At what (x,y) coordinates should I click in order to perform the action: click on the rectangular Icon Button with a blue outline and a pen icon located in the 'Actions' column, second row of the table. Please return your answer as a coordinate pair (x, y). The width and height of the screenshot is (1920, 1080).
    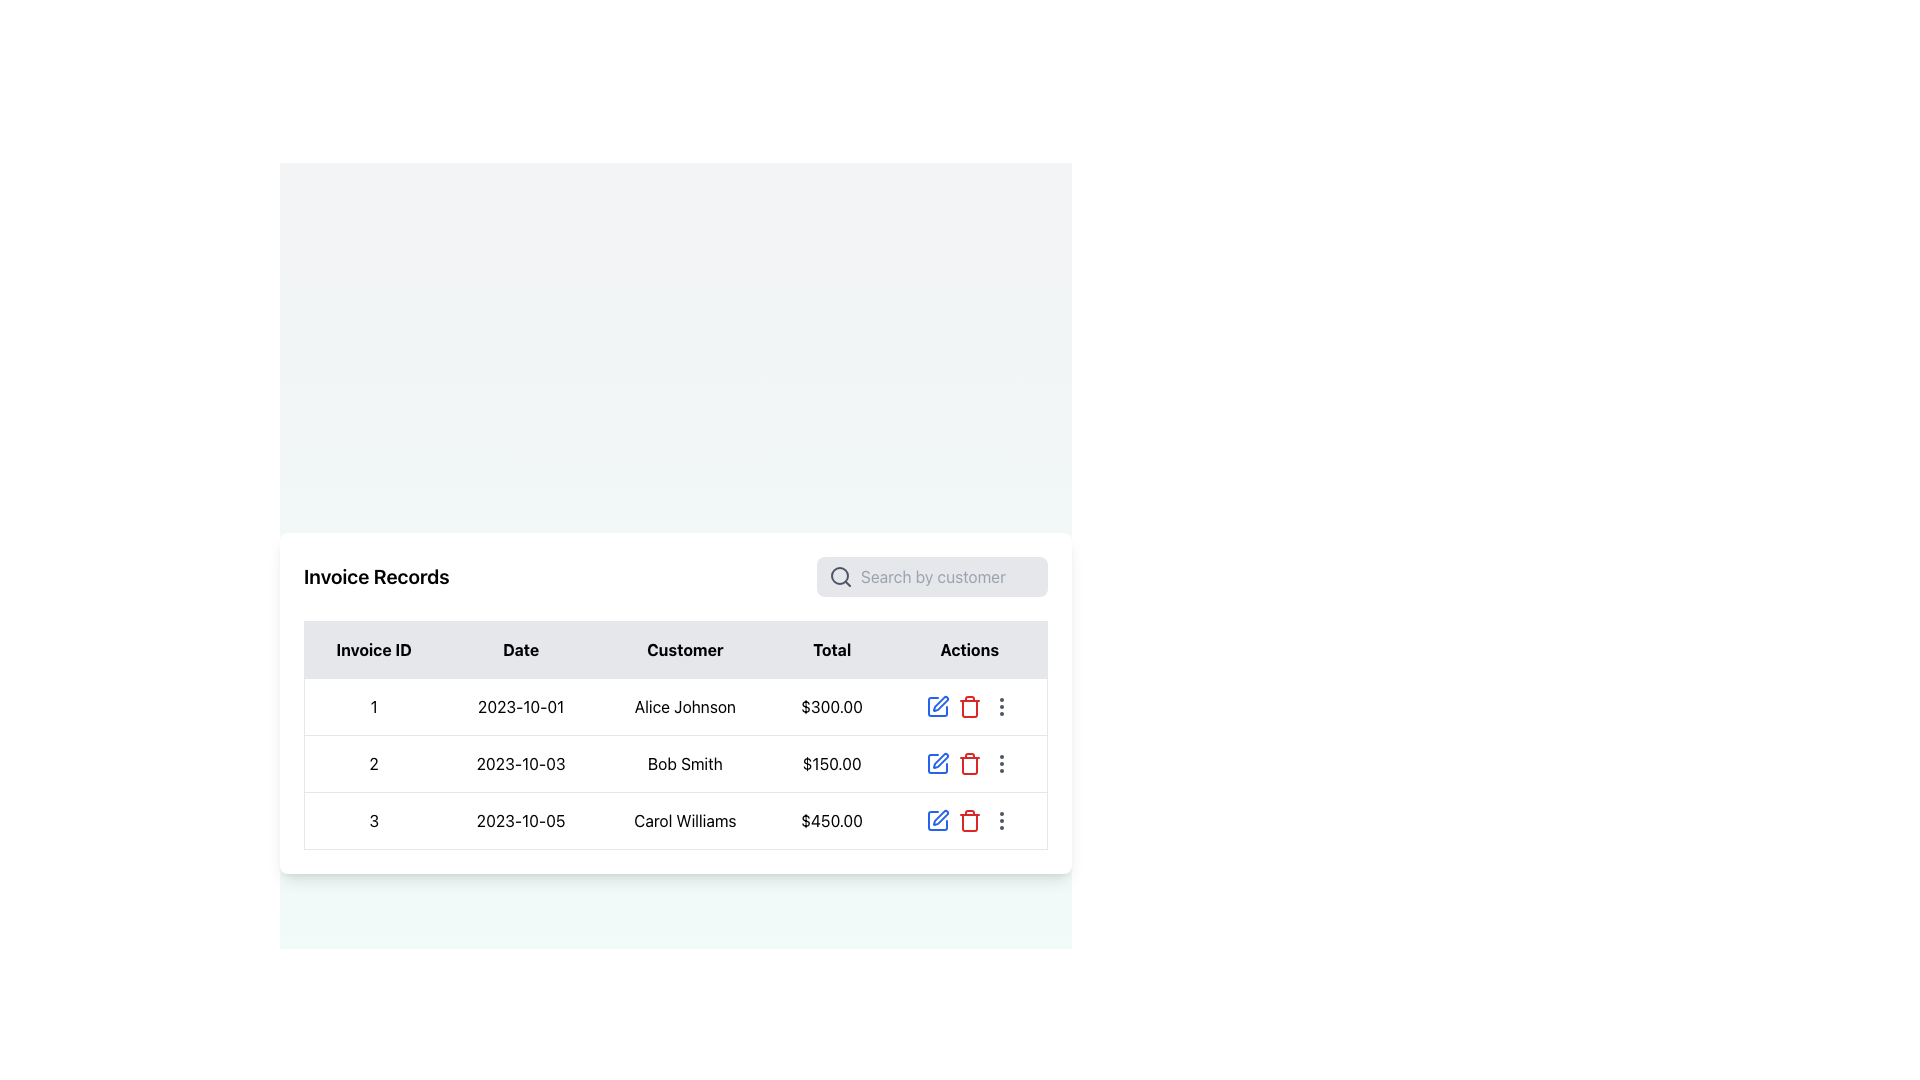
    Looking at the image, I should click on (936, 763).